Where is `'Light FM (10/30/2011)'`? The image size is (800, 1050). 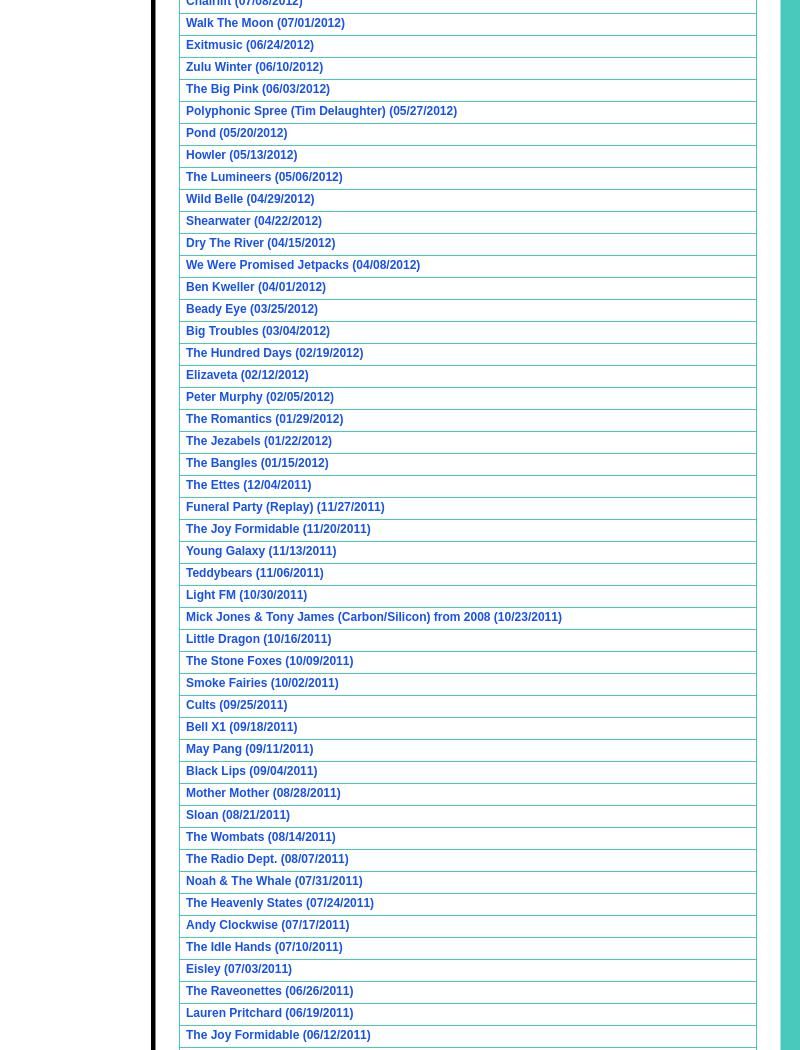 'Light FM (10/30/2011)' is located at coordinates (245, 594).